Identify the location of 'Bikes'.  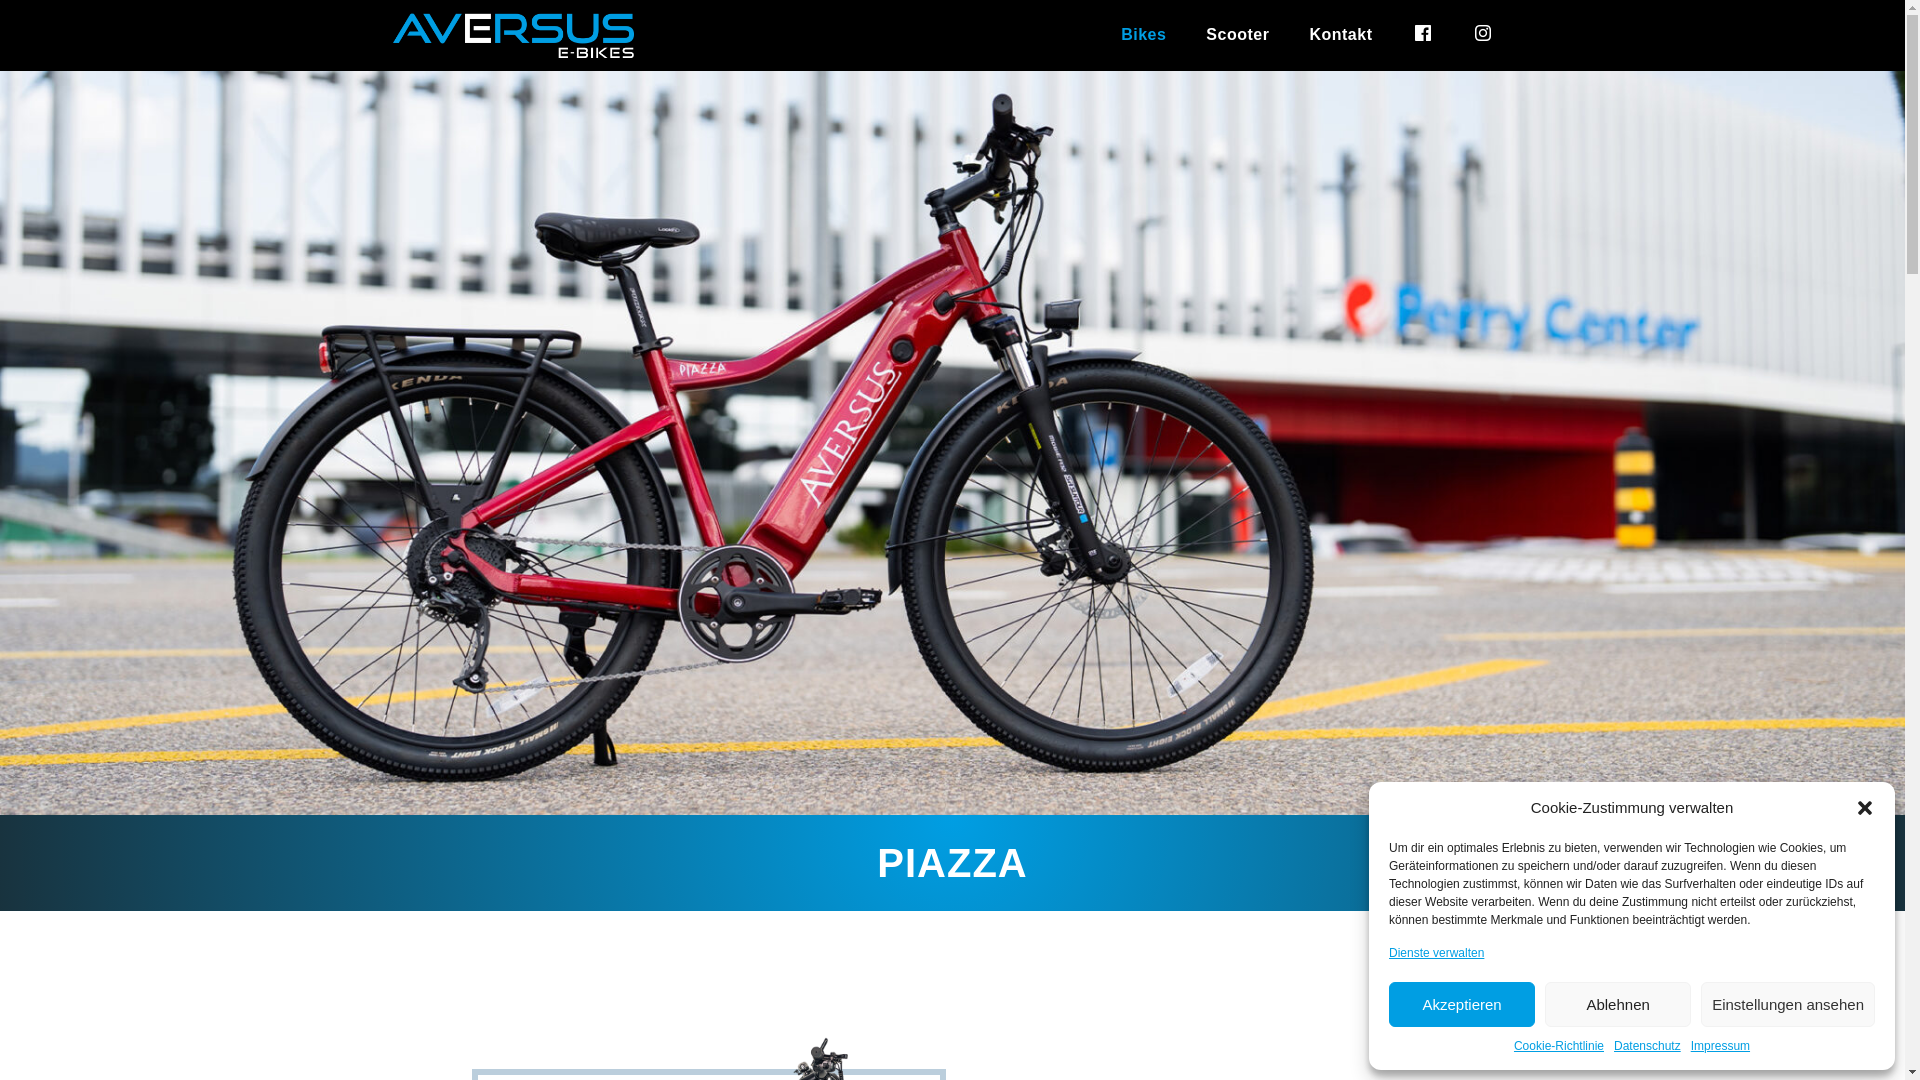
(1143, 34).